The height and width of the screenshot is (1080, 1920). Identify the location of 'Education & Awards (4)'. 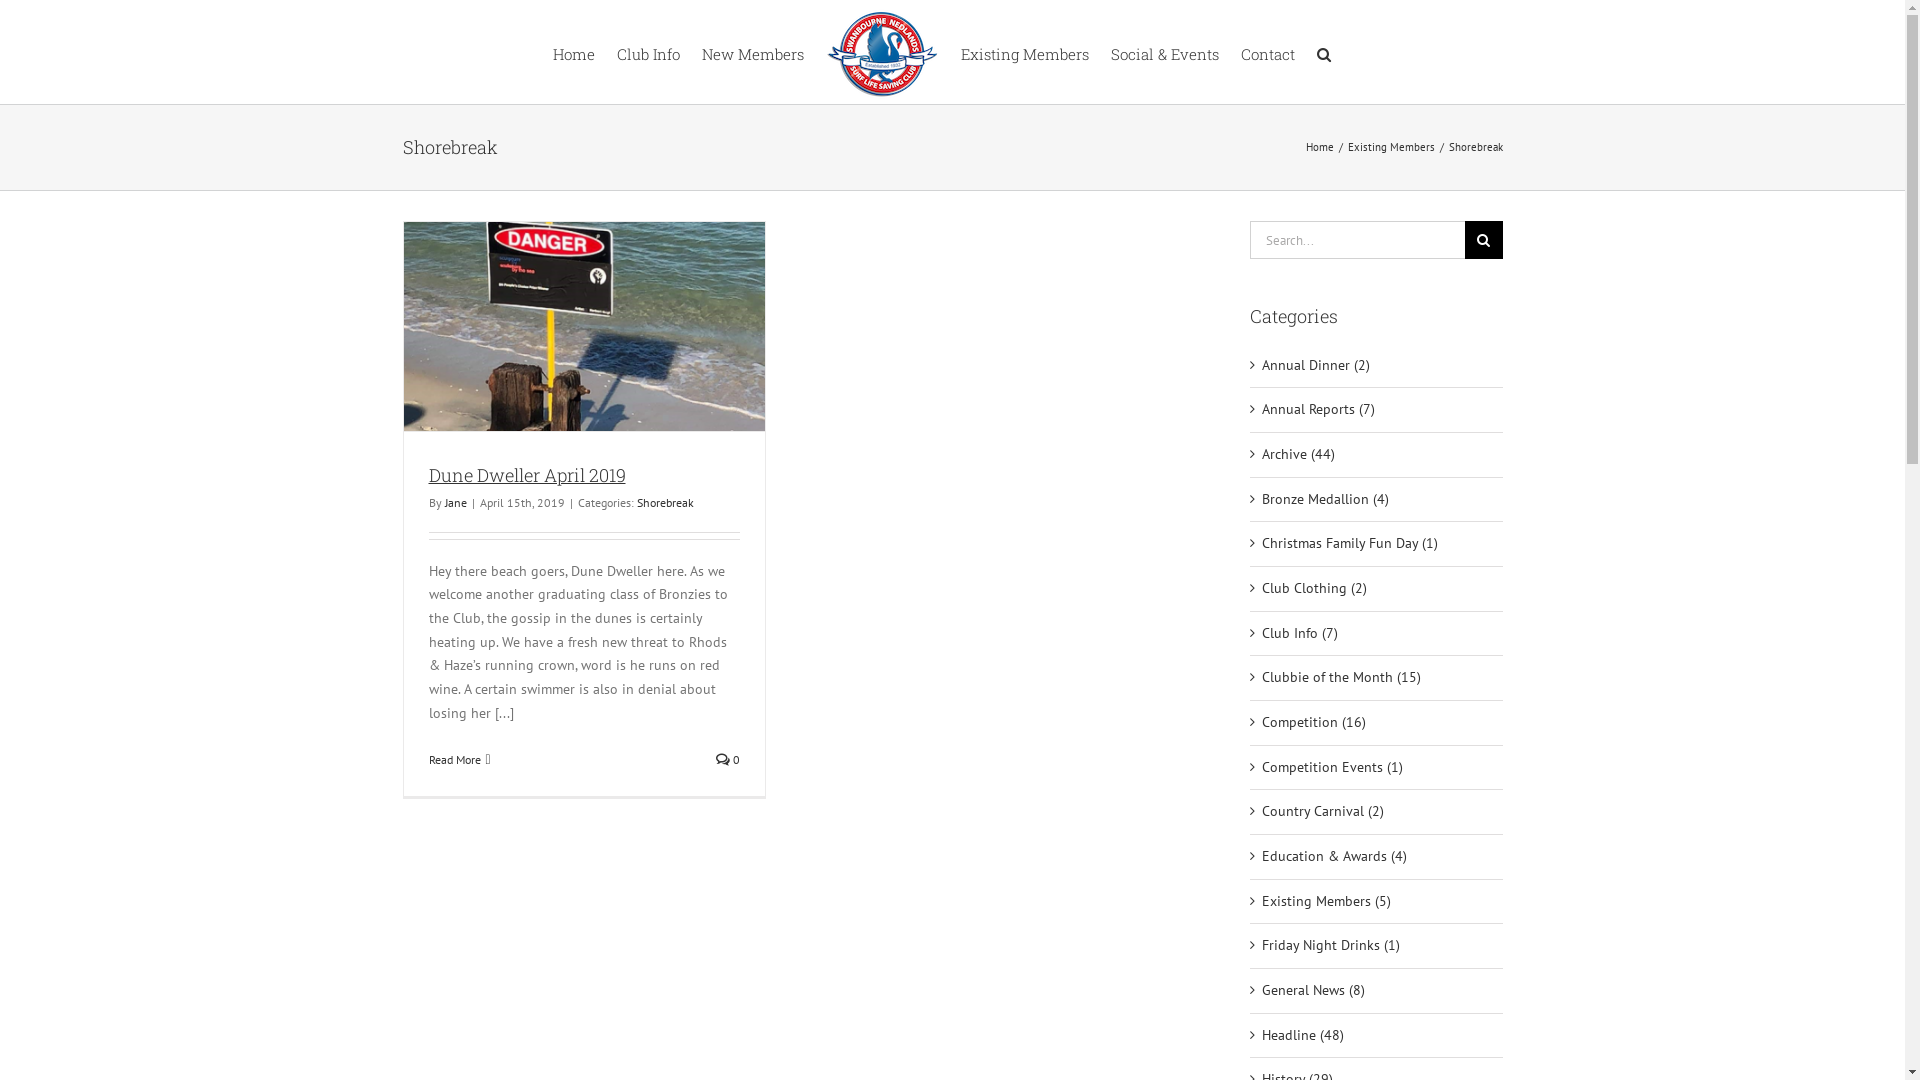
(1376, 855).